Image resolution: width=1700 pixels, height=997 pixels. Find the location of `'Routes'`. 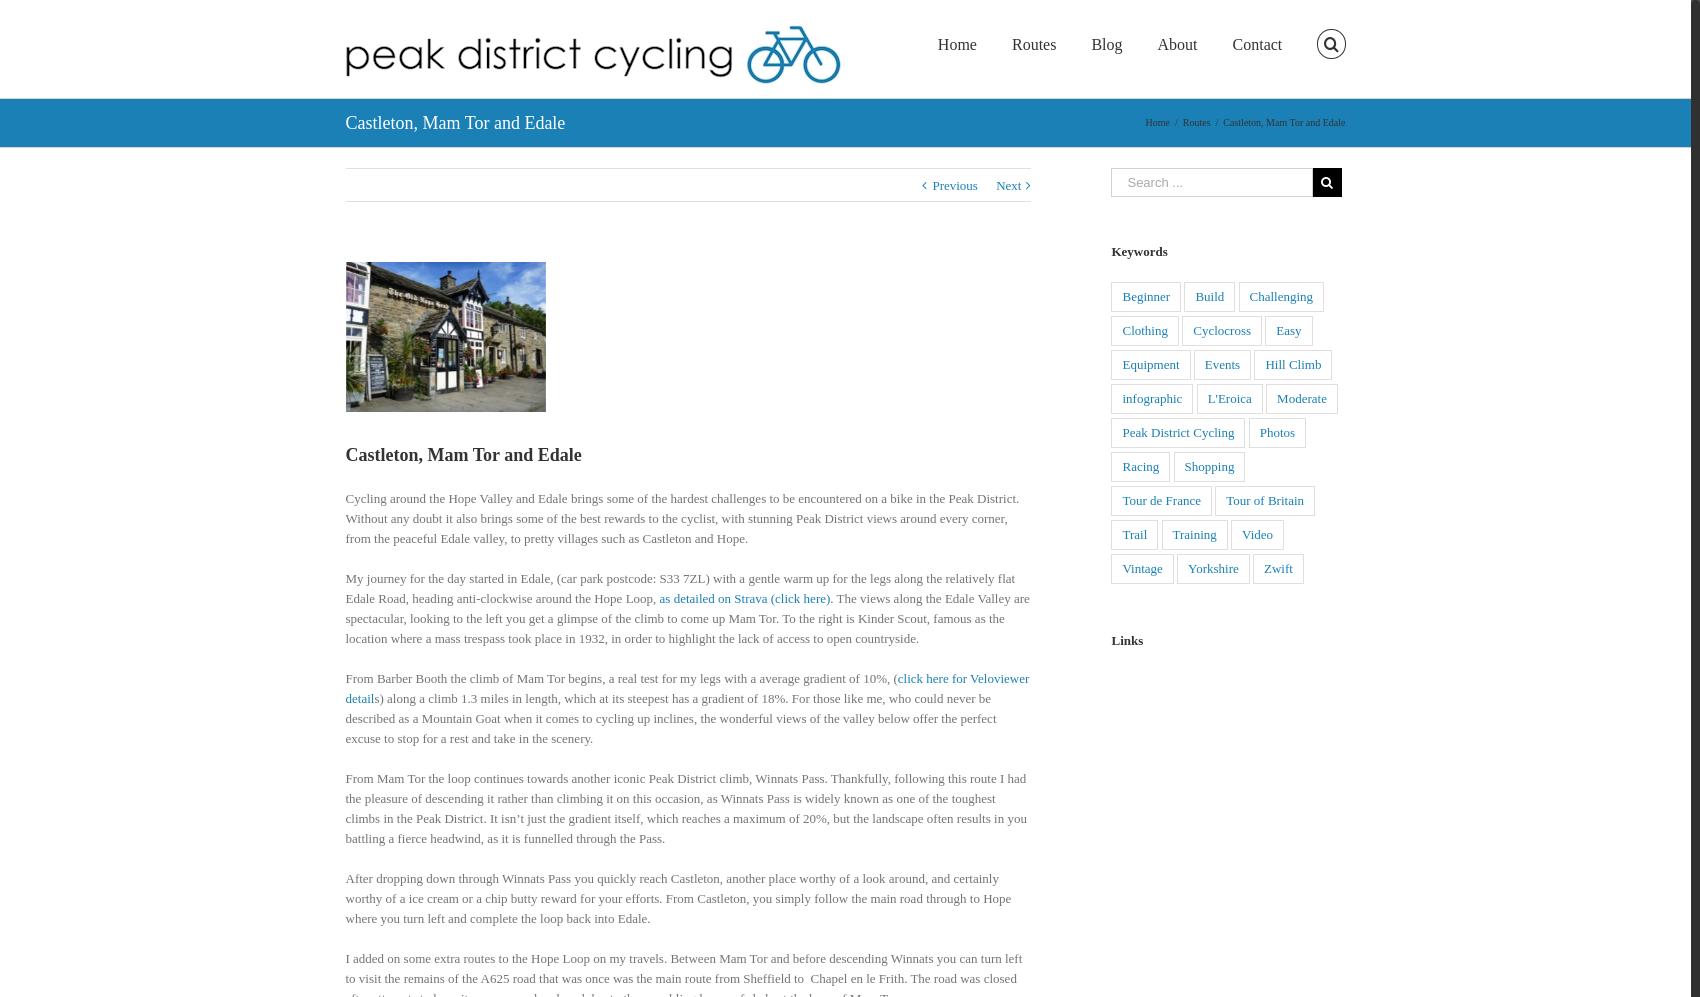

'Routes' is located at coordinates (1194, 122).